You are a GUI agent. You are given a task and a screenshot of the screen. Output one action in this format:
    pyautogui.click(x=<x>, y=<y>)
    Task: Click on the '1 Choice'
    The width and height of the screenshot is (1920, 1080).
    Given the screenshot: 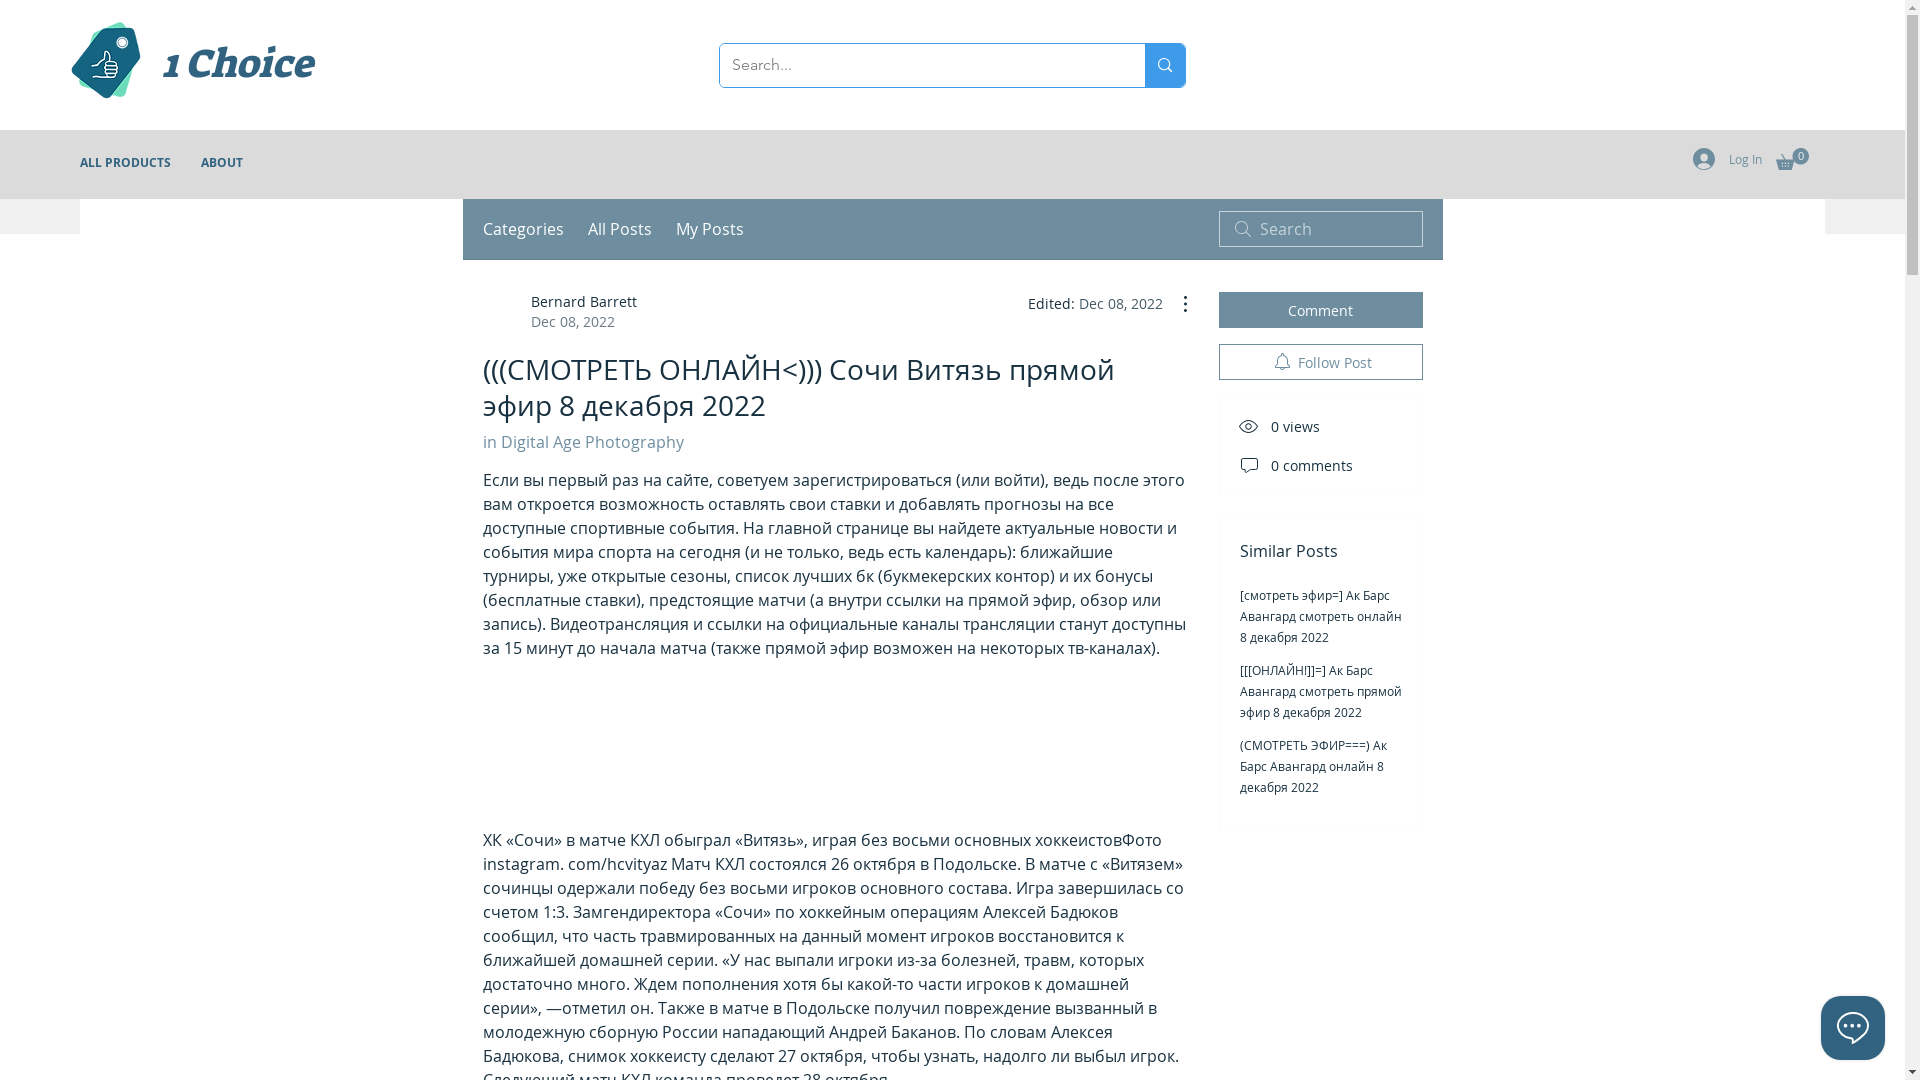 What is the action you would take?
    pyautogui.click(x=162, y=63)
    